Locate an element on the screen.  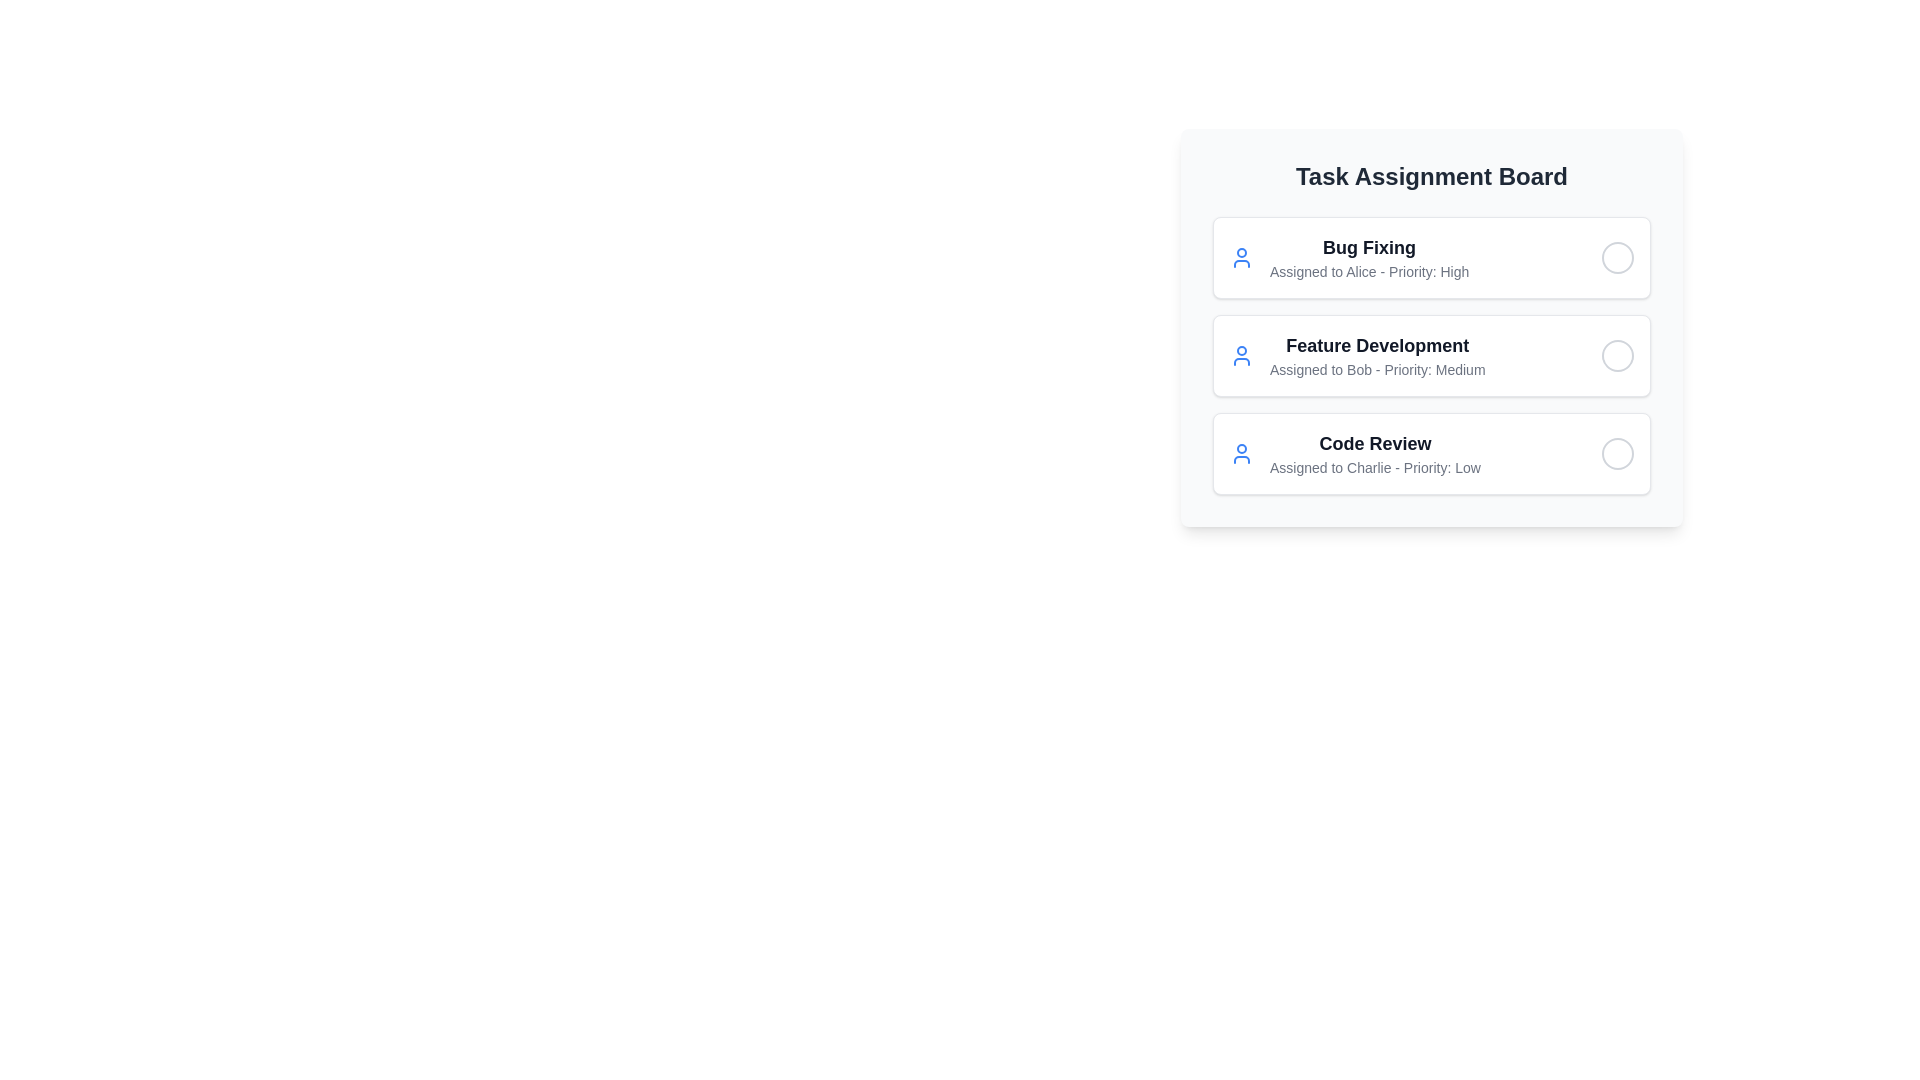
the circular button with a light border located on the far right of the second row in the task list for the task 'Feature Development' is located at coordinates (1617, 354).